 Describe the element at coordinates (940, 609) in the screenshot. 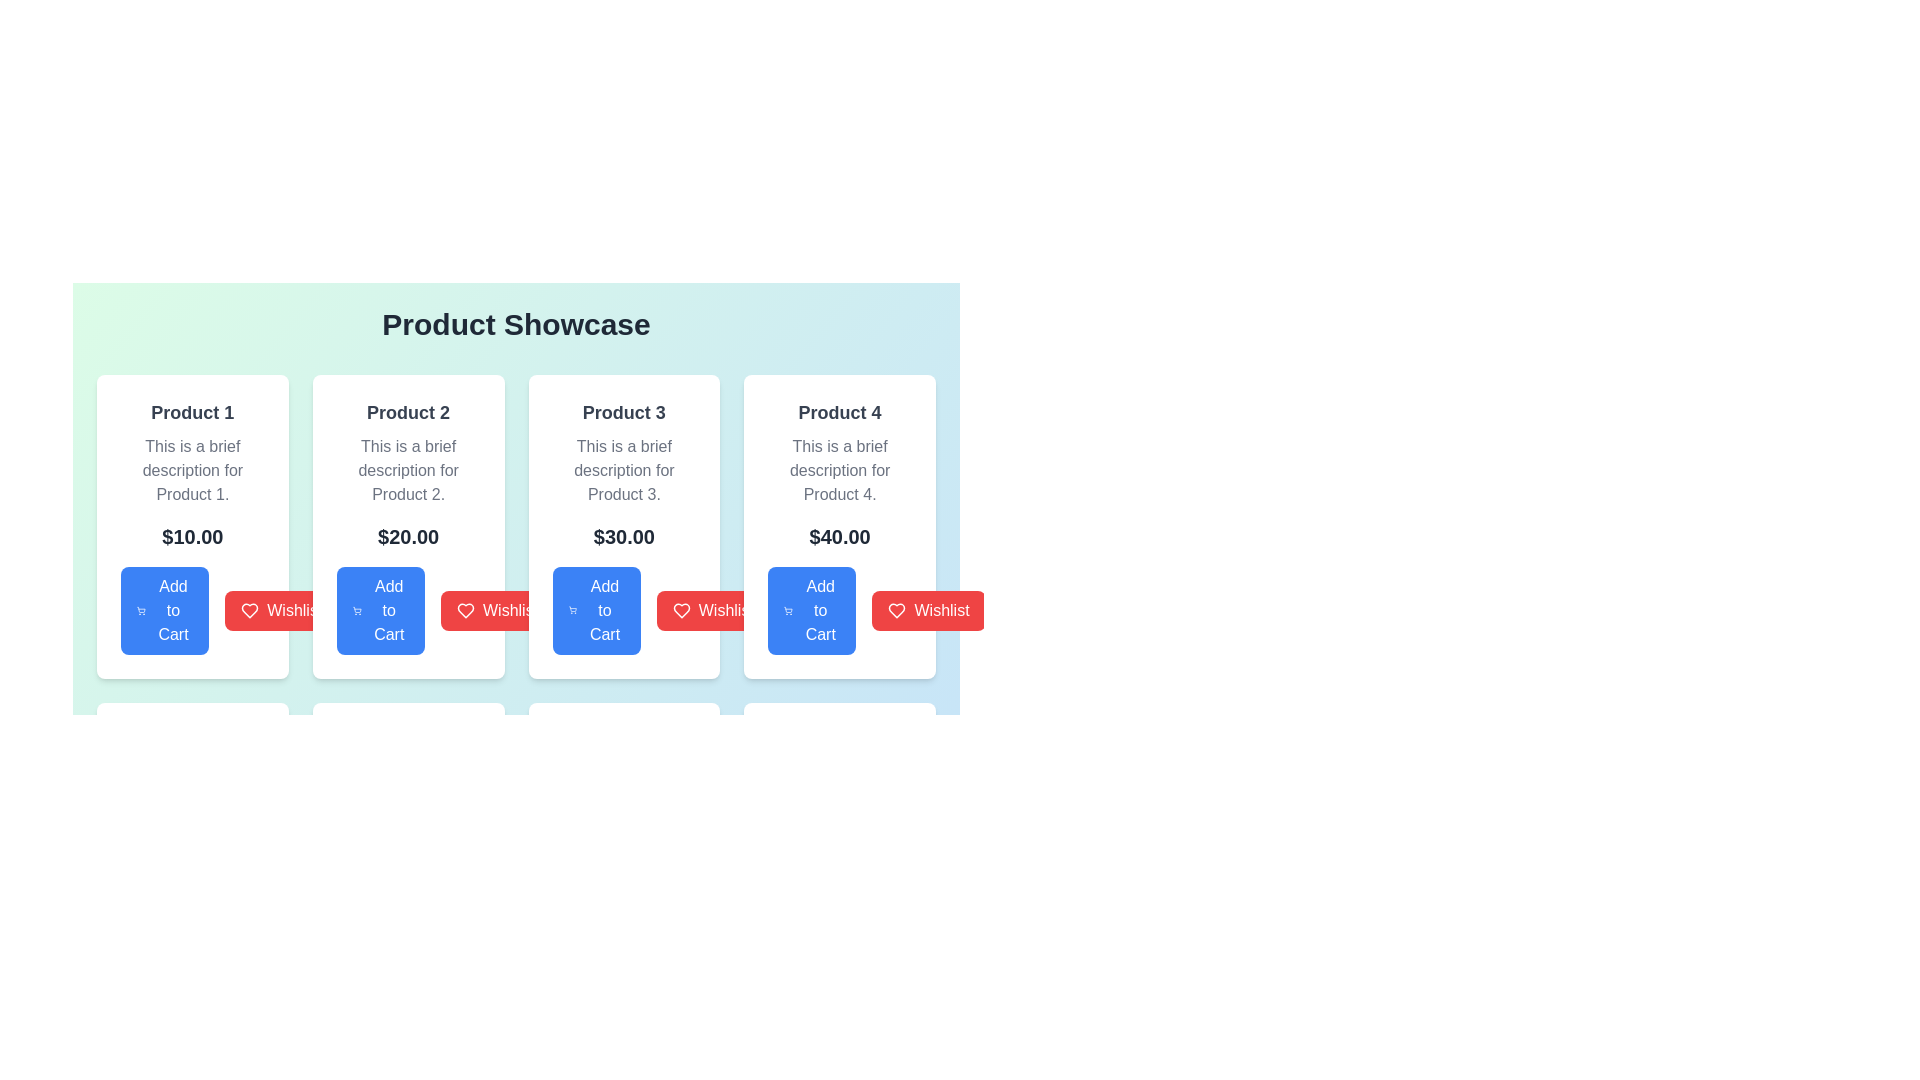

I see `'Wishlist' text label, which is styled with a red background and white text, located alongside a heart icon within the button under the 'Product 4' card in the 'Product Showcase' section` at that location.